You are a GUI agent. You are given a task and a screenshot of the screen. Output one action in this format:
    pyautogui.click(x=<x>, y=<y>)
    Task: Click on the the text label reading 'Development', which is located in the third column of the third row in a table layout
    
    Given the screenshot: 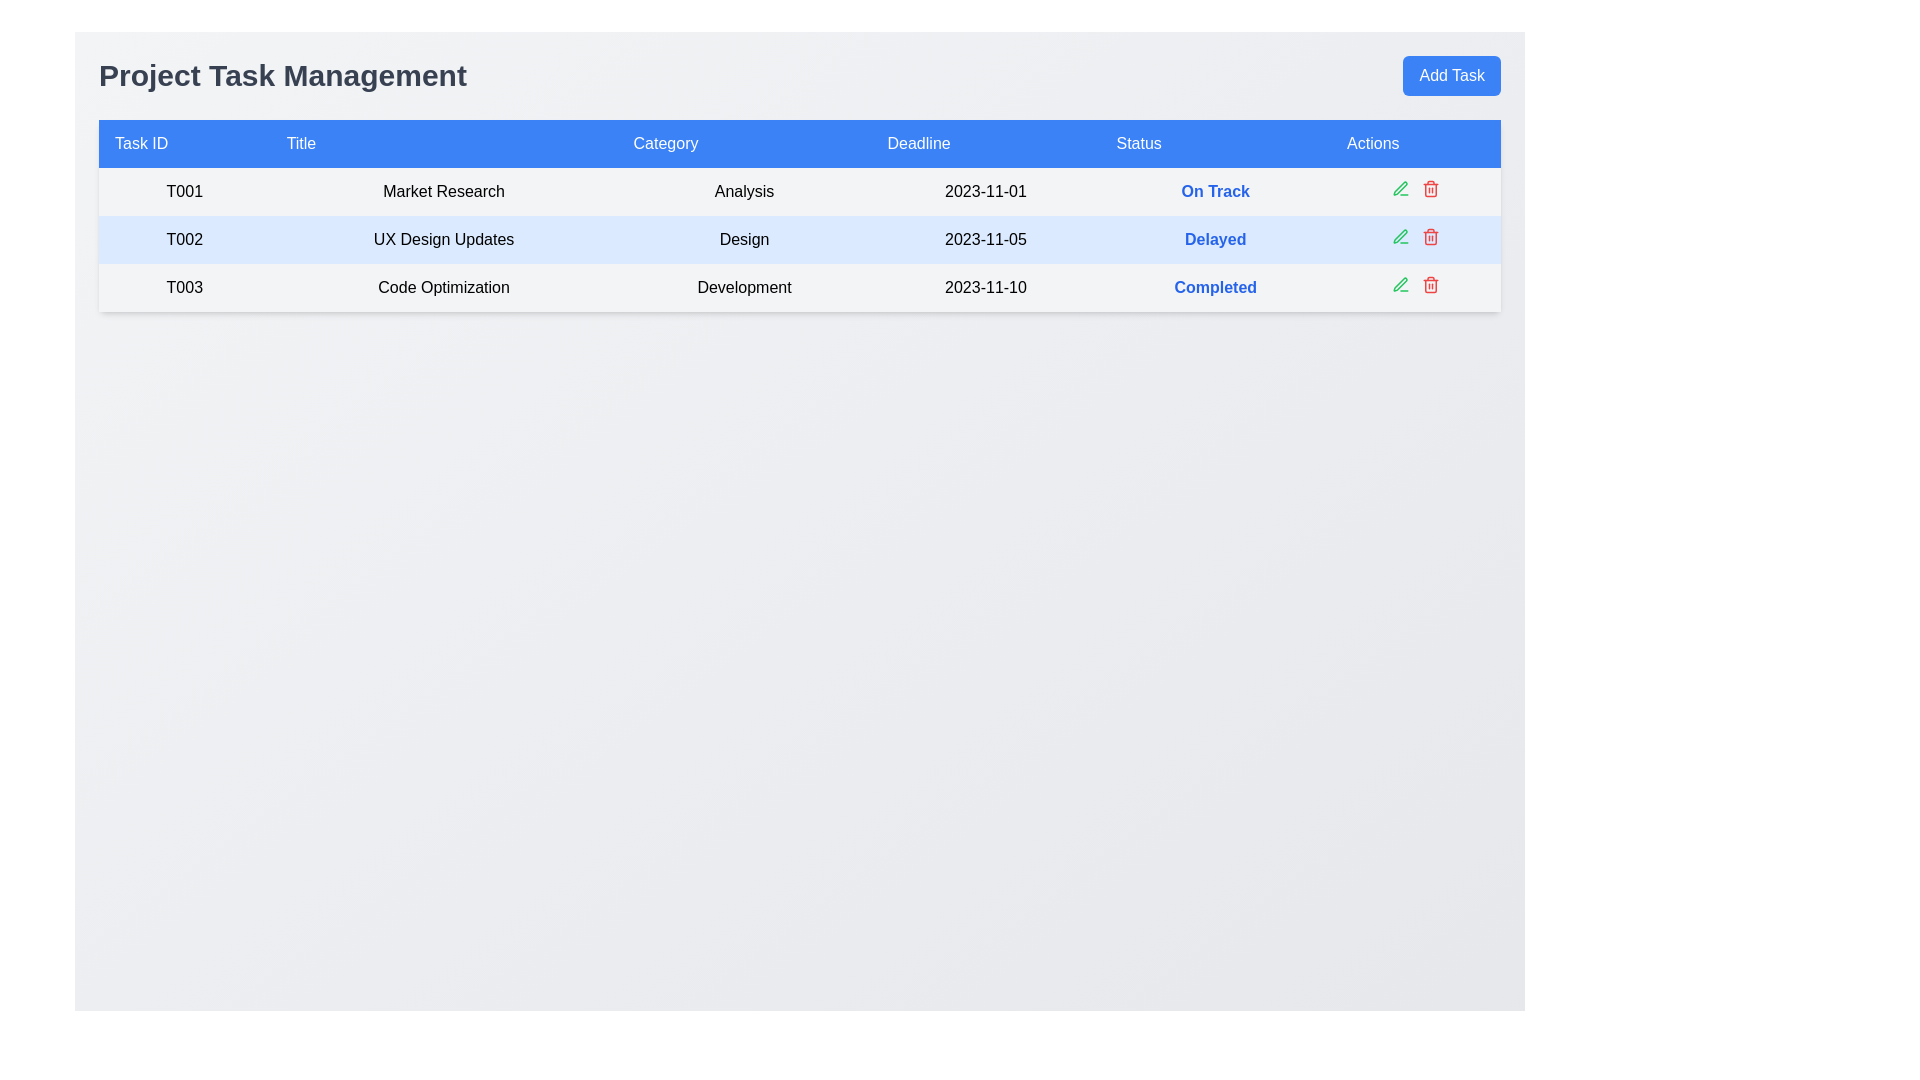 What is the action you would take?
    pyautogui.click(x=743, y=288)
    